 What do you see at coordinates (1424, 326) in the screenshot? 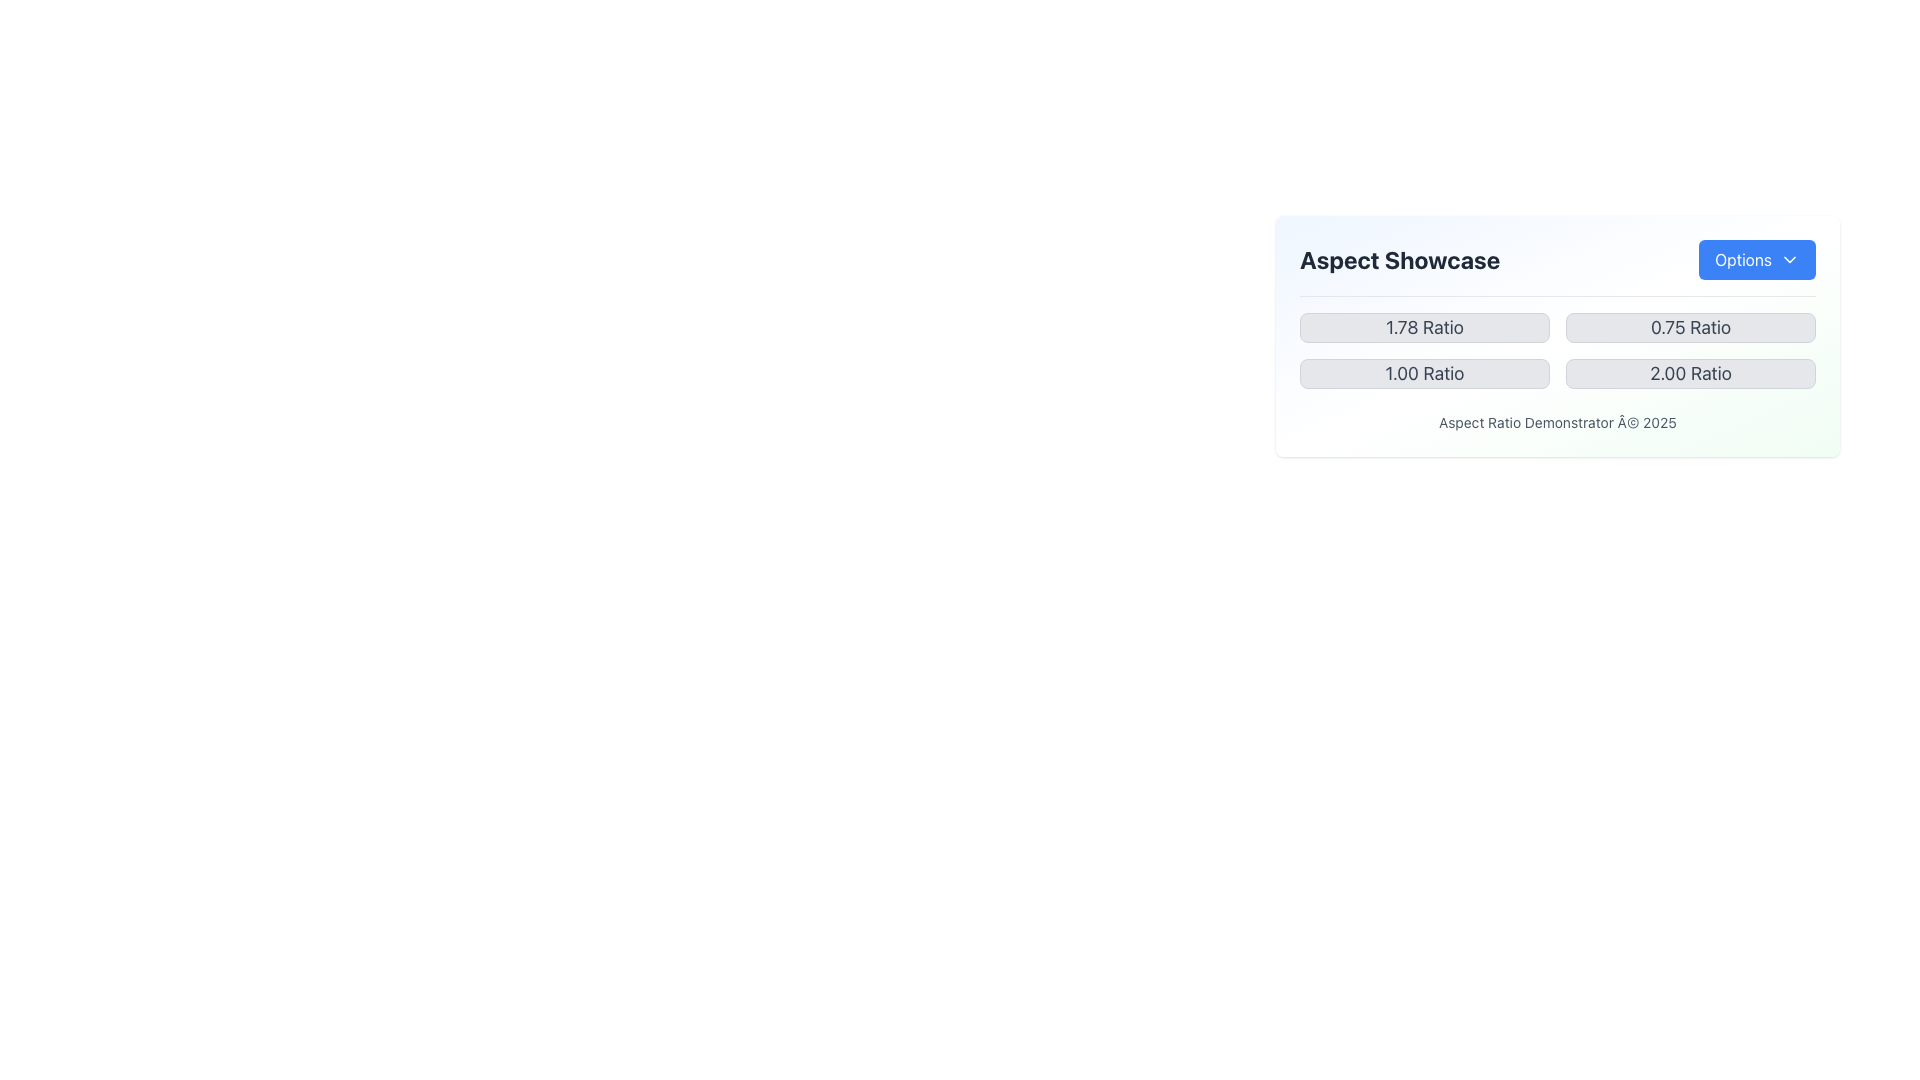
I see `the non-interactive label indicating the '1.78 Ratio' located in the top-left quadrant of a 2x2 grid of buttons` at bounding box center [1424, 326].